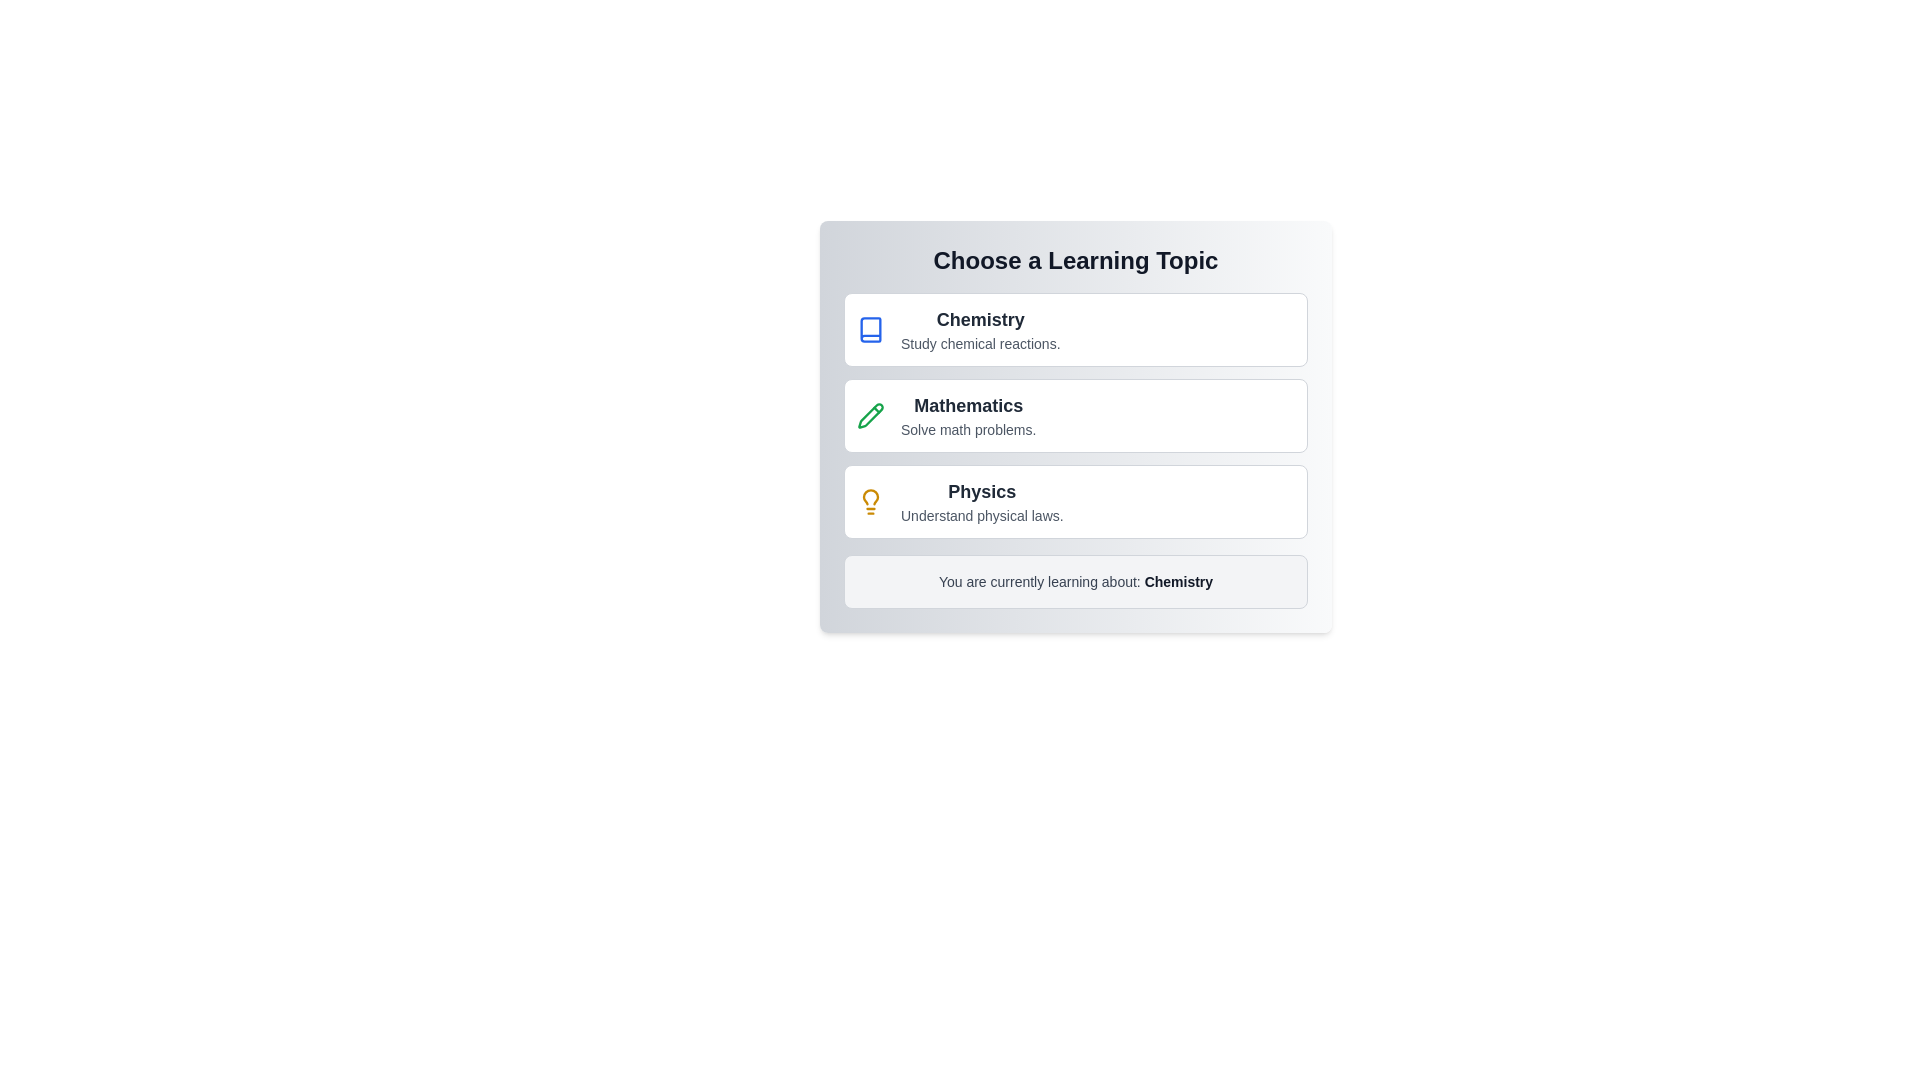 This screenshot has height=1080, width=1920. What do you see at coordinates (870, 329) in the screenshot?
I see `the small blue book icon located to the left of the 'Chemistry' option in the learning topic selection area` at bounding box center [870, 329].